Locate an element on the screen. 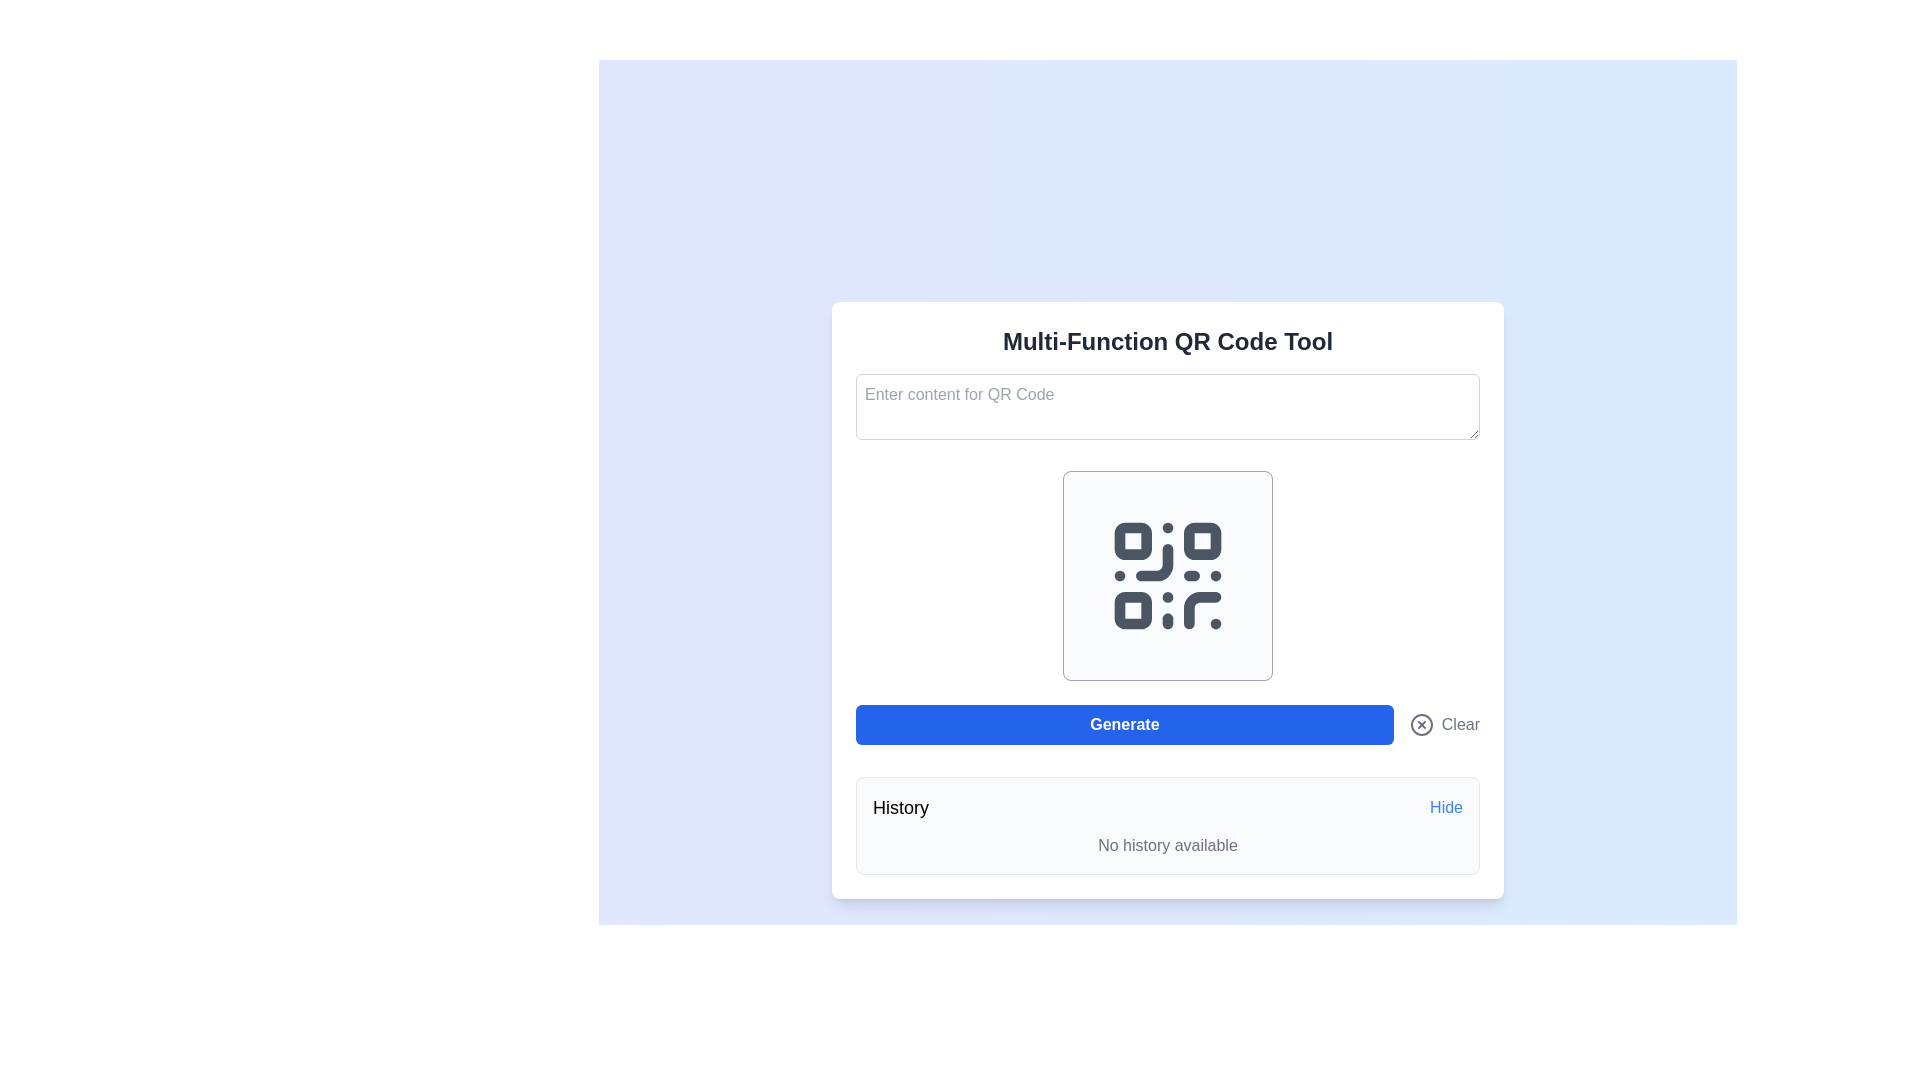 Image resolution: width=1920 pixels, height=1080 pixels. the 'Clear' button with an 'x' icon to change its color to red is located at coordinates (1444, 724).